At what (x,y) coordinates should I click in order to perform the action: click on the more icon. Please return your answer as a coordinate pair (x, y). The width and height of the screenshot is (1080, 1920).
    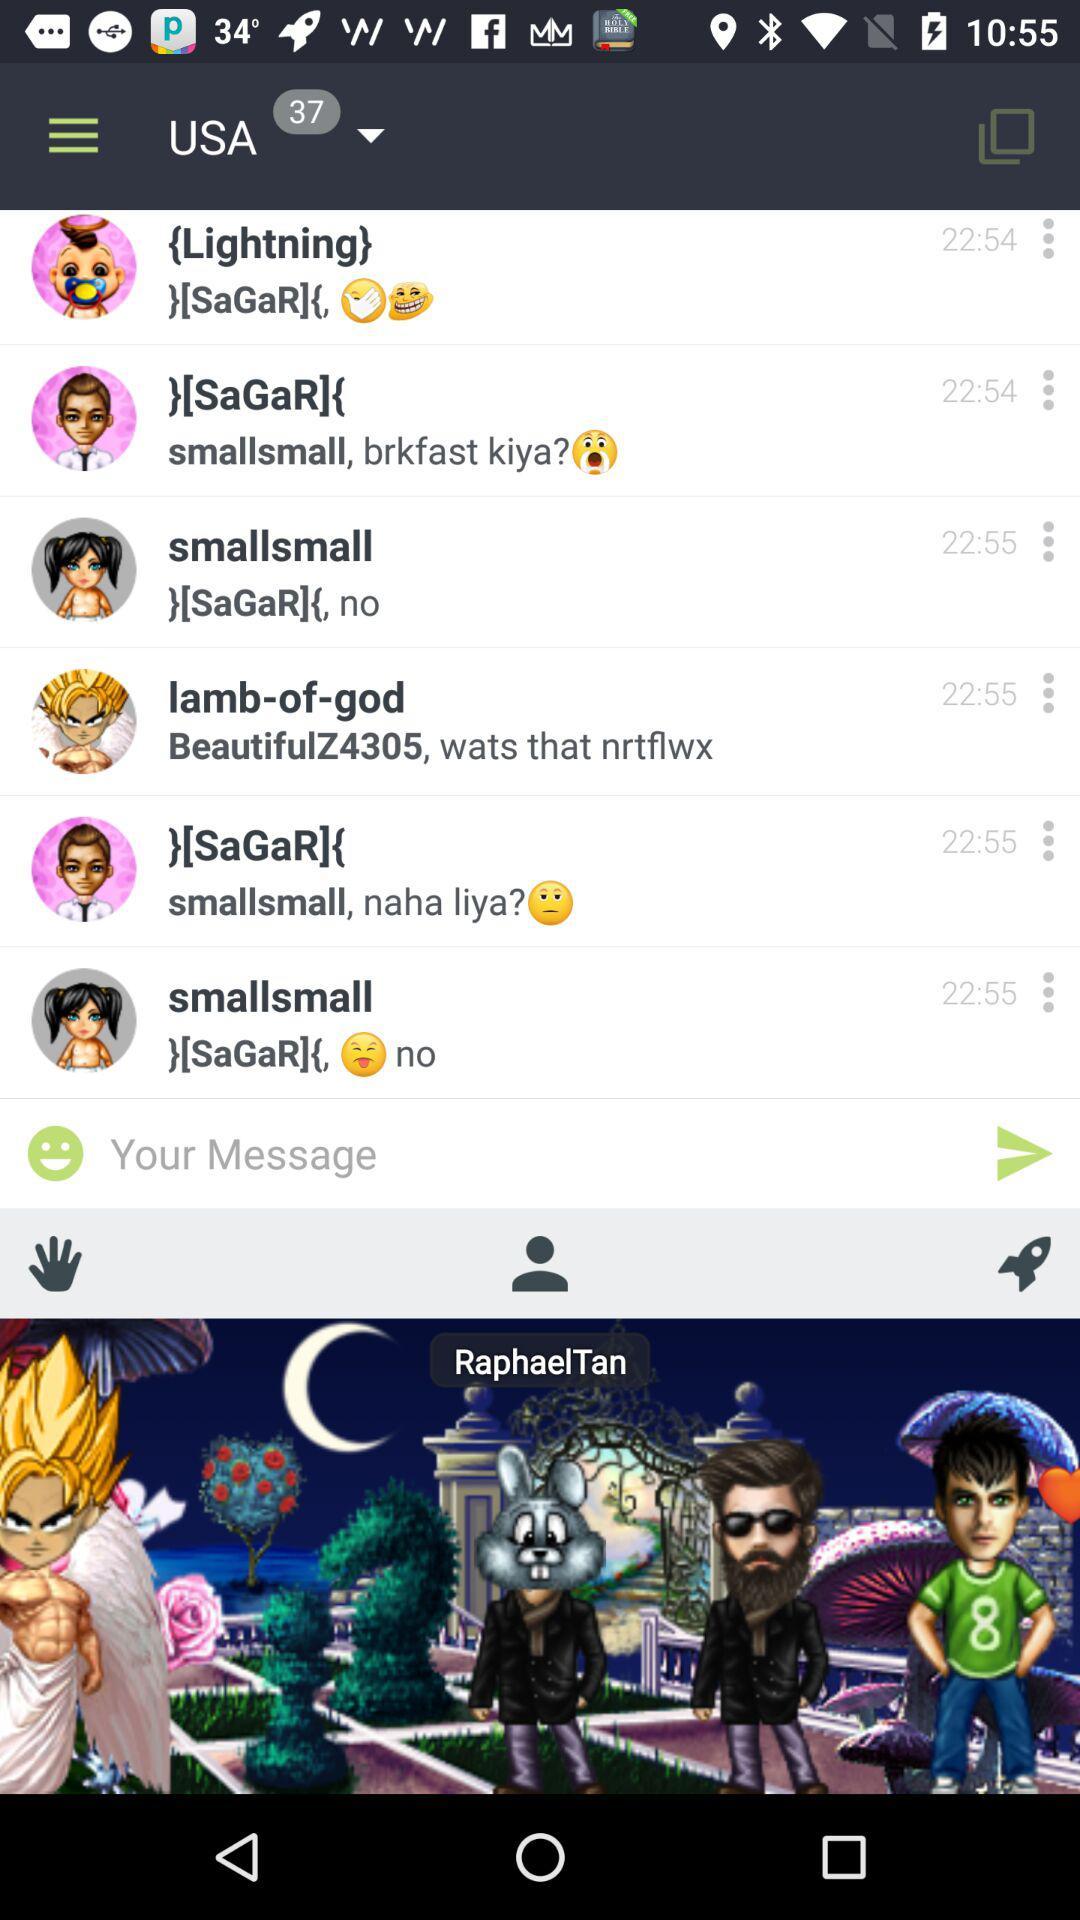
    Looking at the image, I should click on (1047, 541).